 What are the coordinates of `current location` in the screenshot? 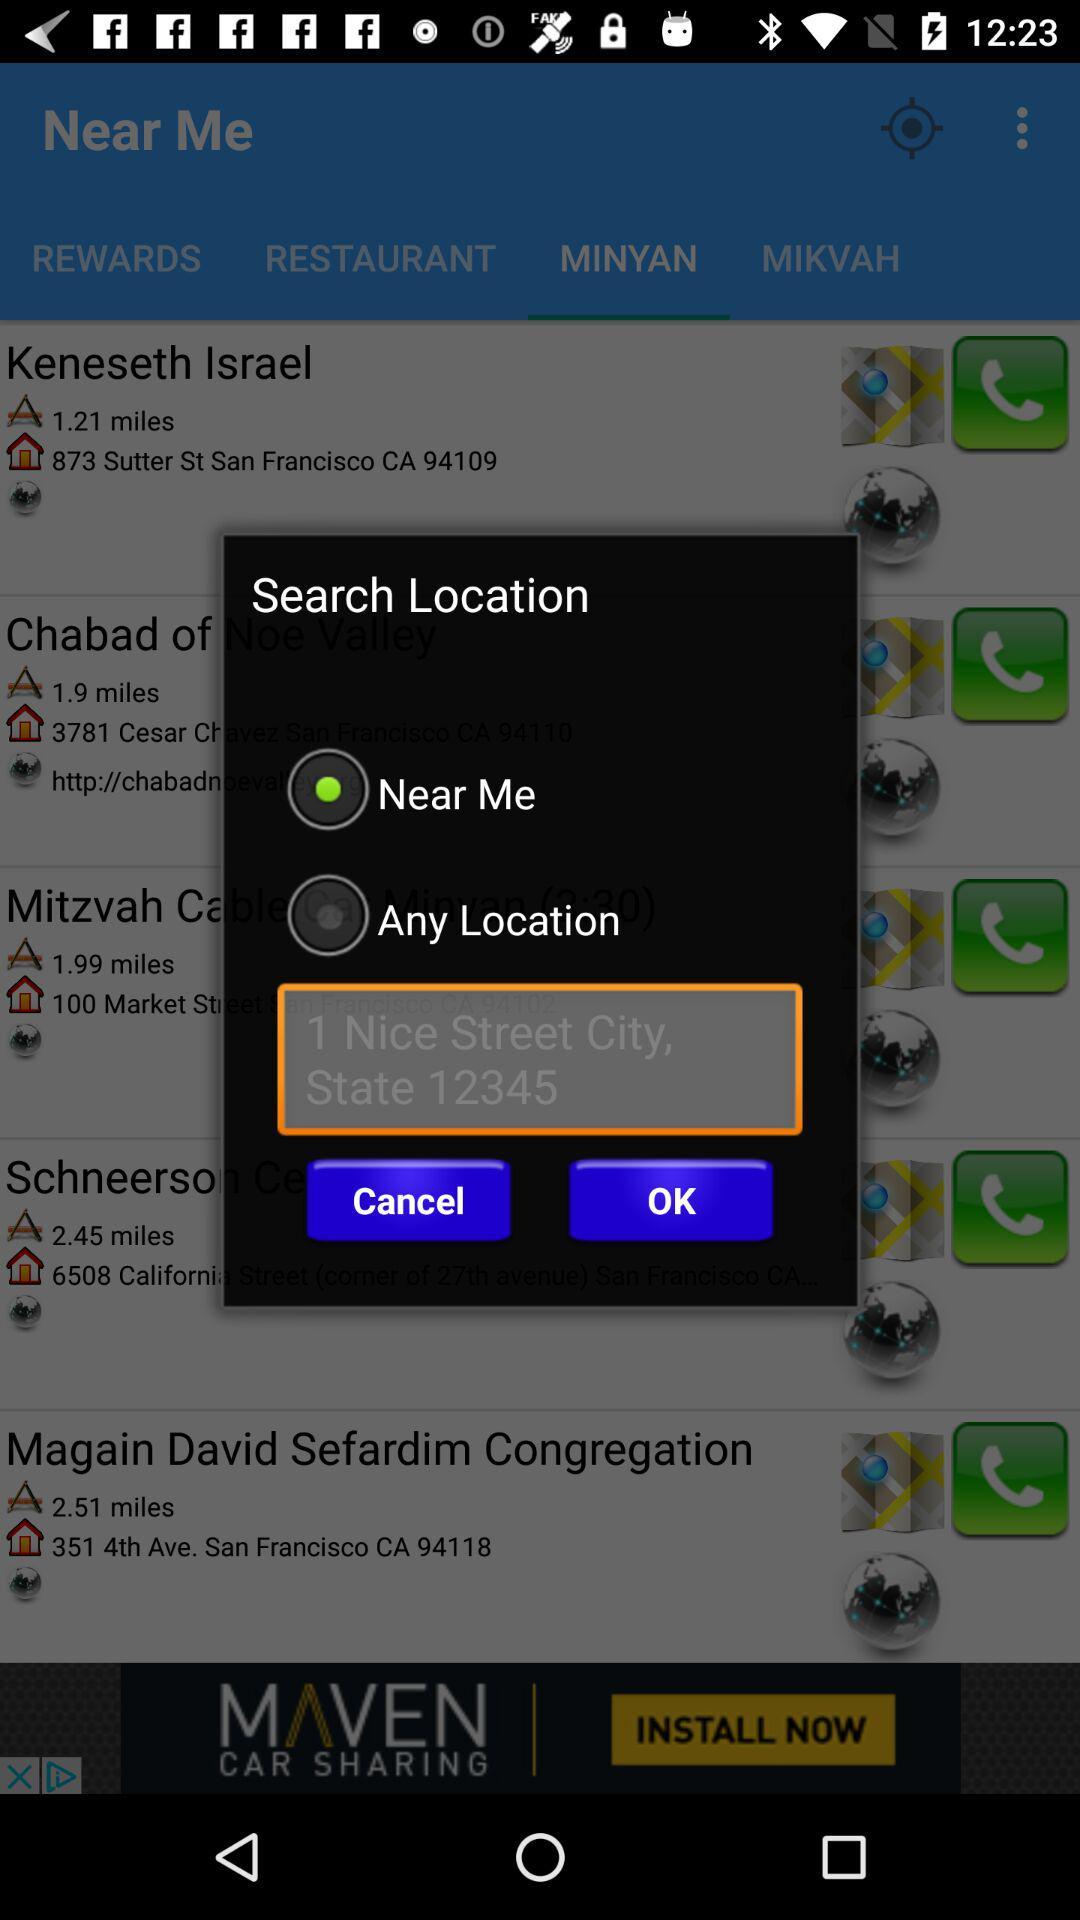 It's located at (540, 1063).